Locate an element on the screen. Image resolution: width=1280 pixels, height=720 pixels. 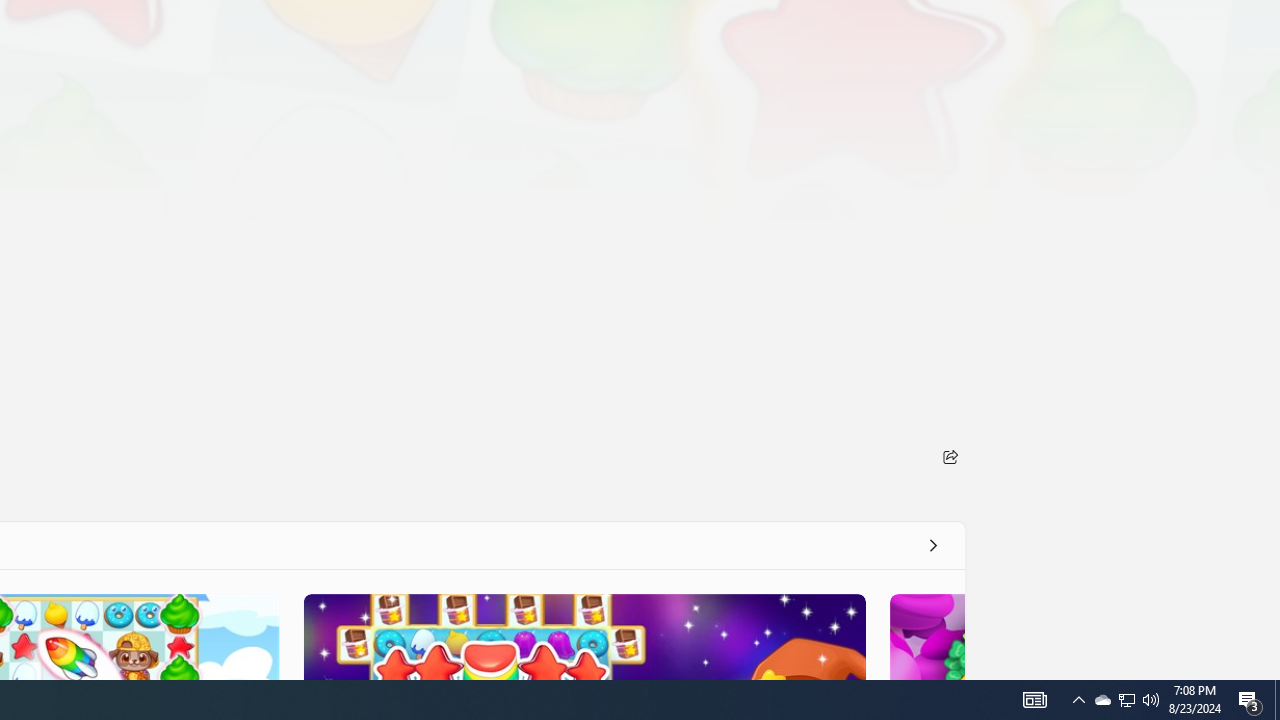
'Share' is located at coordinates (949, 456).